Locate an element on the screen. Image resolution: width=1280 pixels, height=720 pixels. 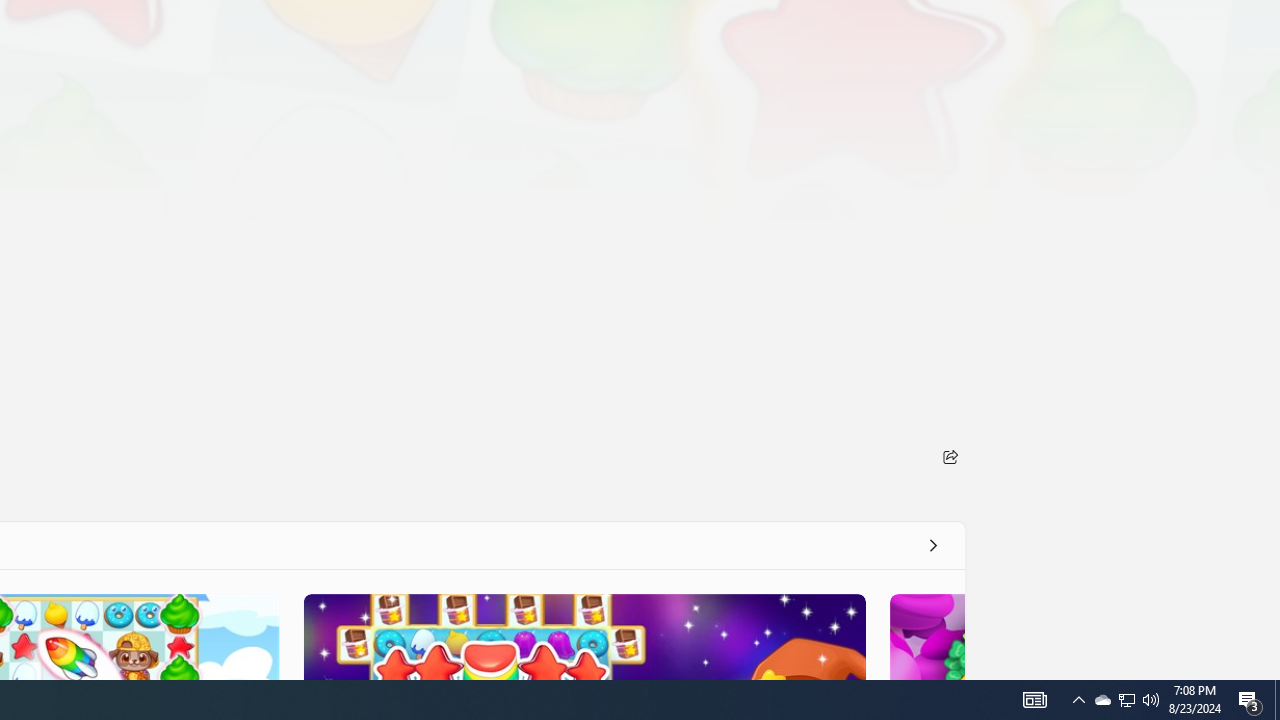
'Share' is located at coordinates (949, 456).